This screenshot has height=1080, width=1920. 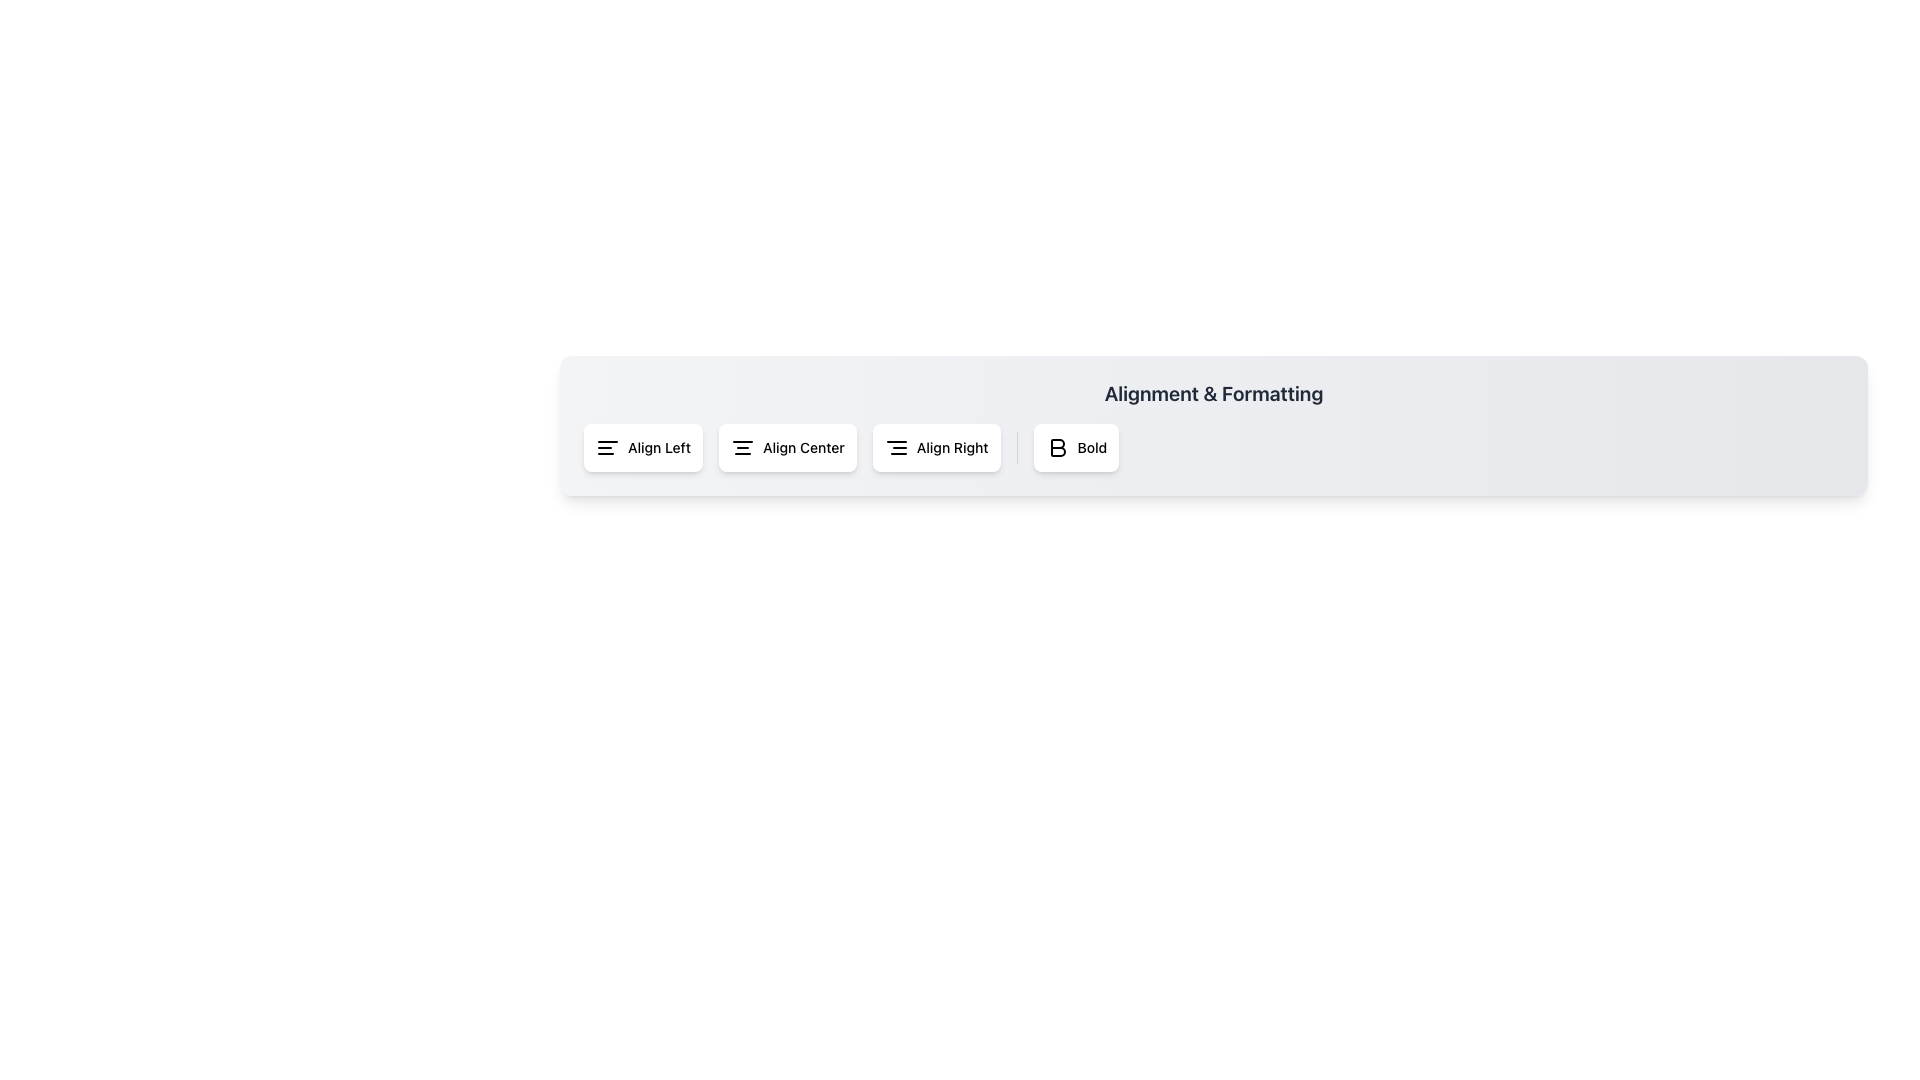 What do you see at coordinates (1075, 446) in the screenshot?
I see `the 'Bold' button with a white background and a bold 'B' icon` at bounding box center [1075, 446].